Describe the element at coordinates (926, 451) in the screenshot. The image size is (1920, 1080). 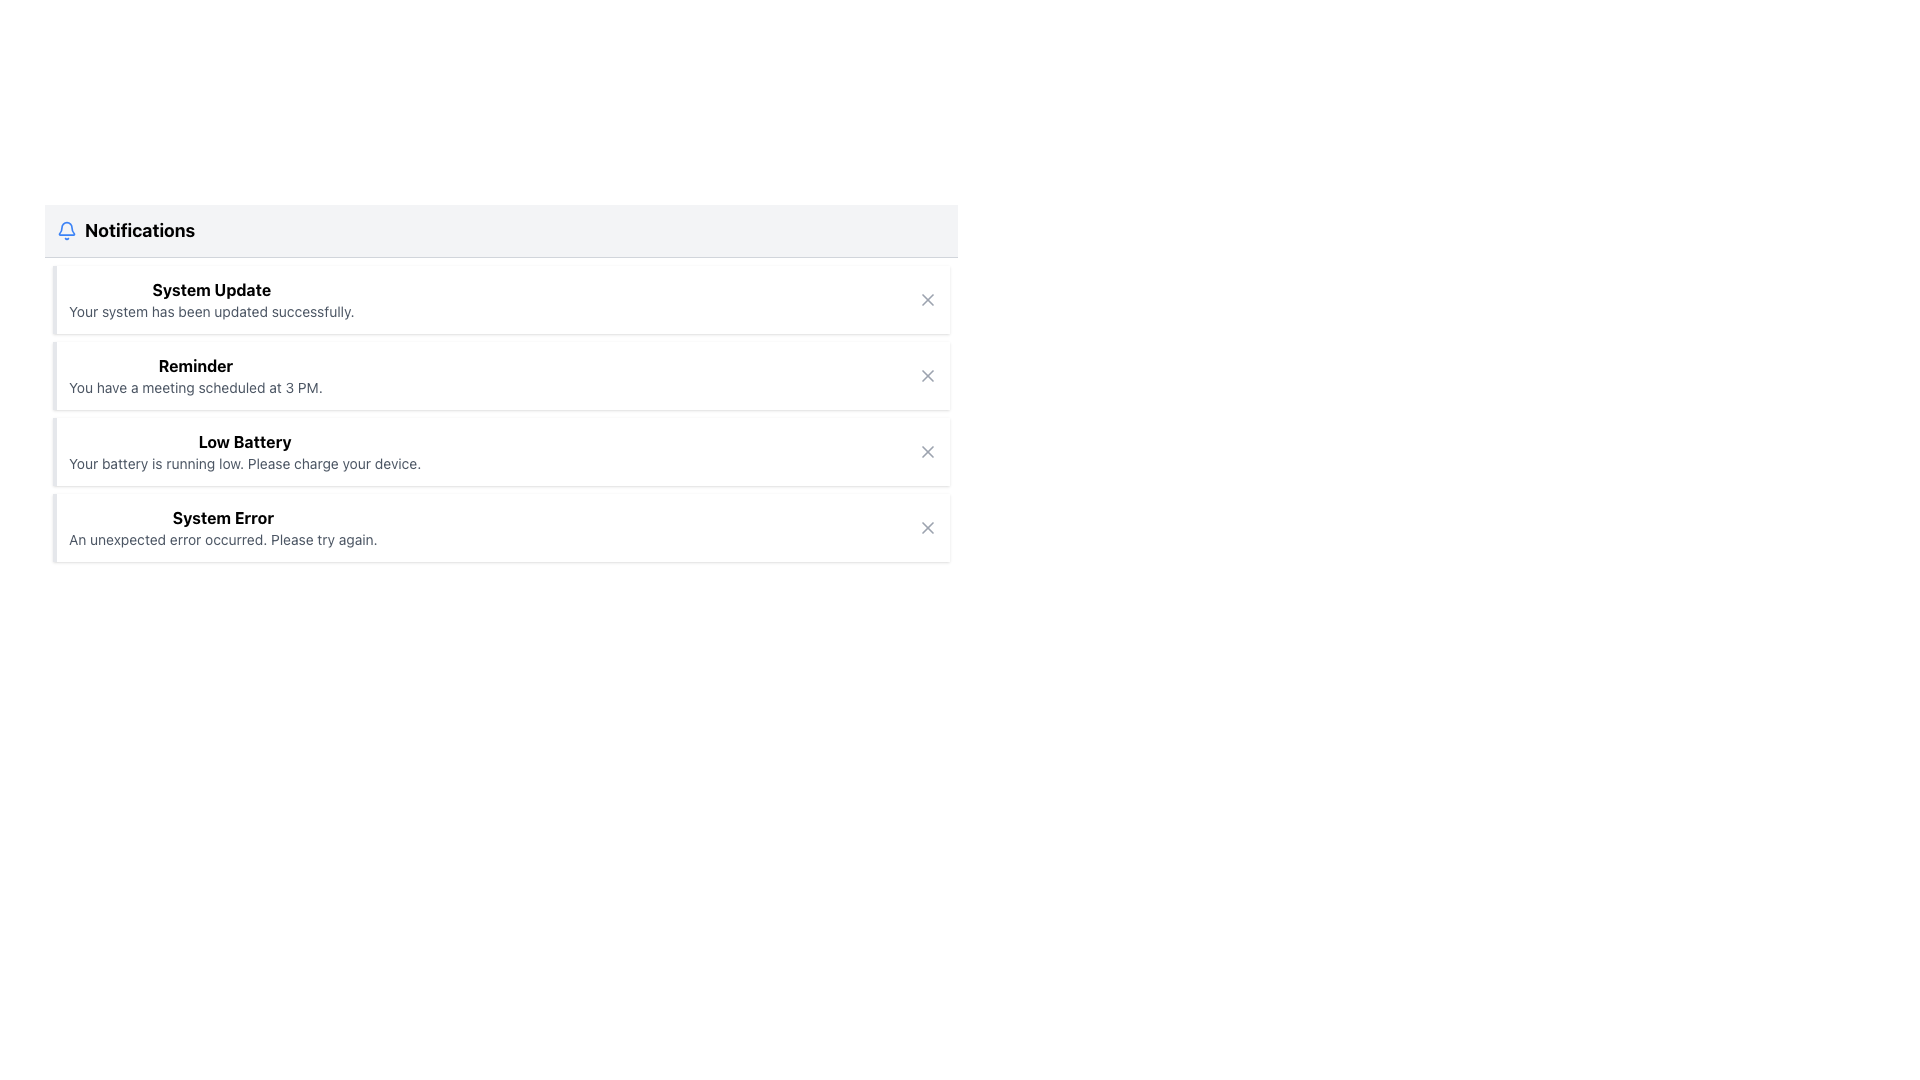
I see `the diagonal cross icon button in the top-right corner of the 'Low Battery' notification` at that location.